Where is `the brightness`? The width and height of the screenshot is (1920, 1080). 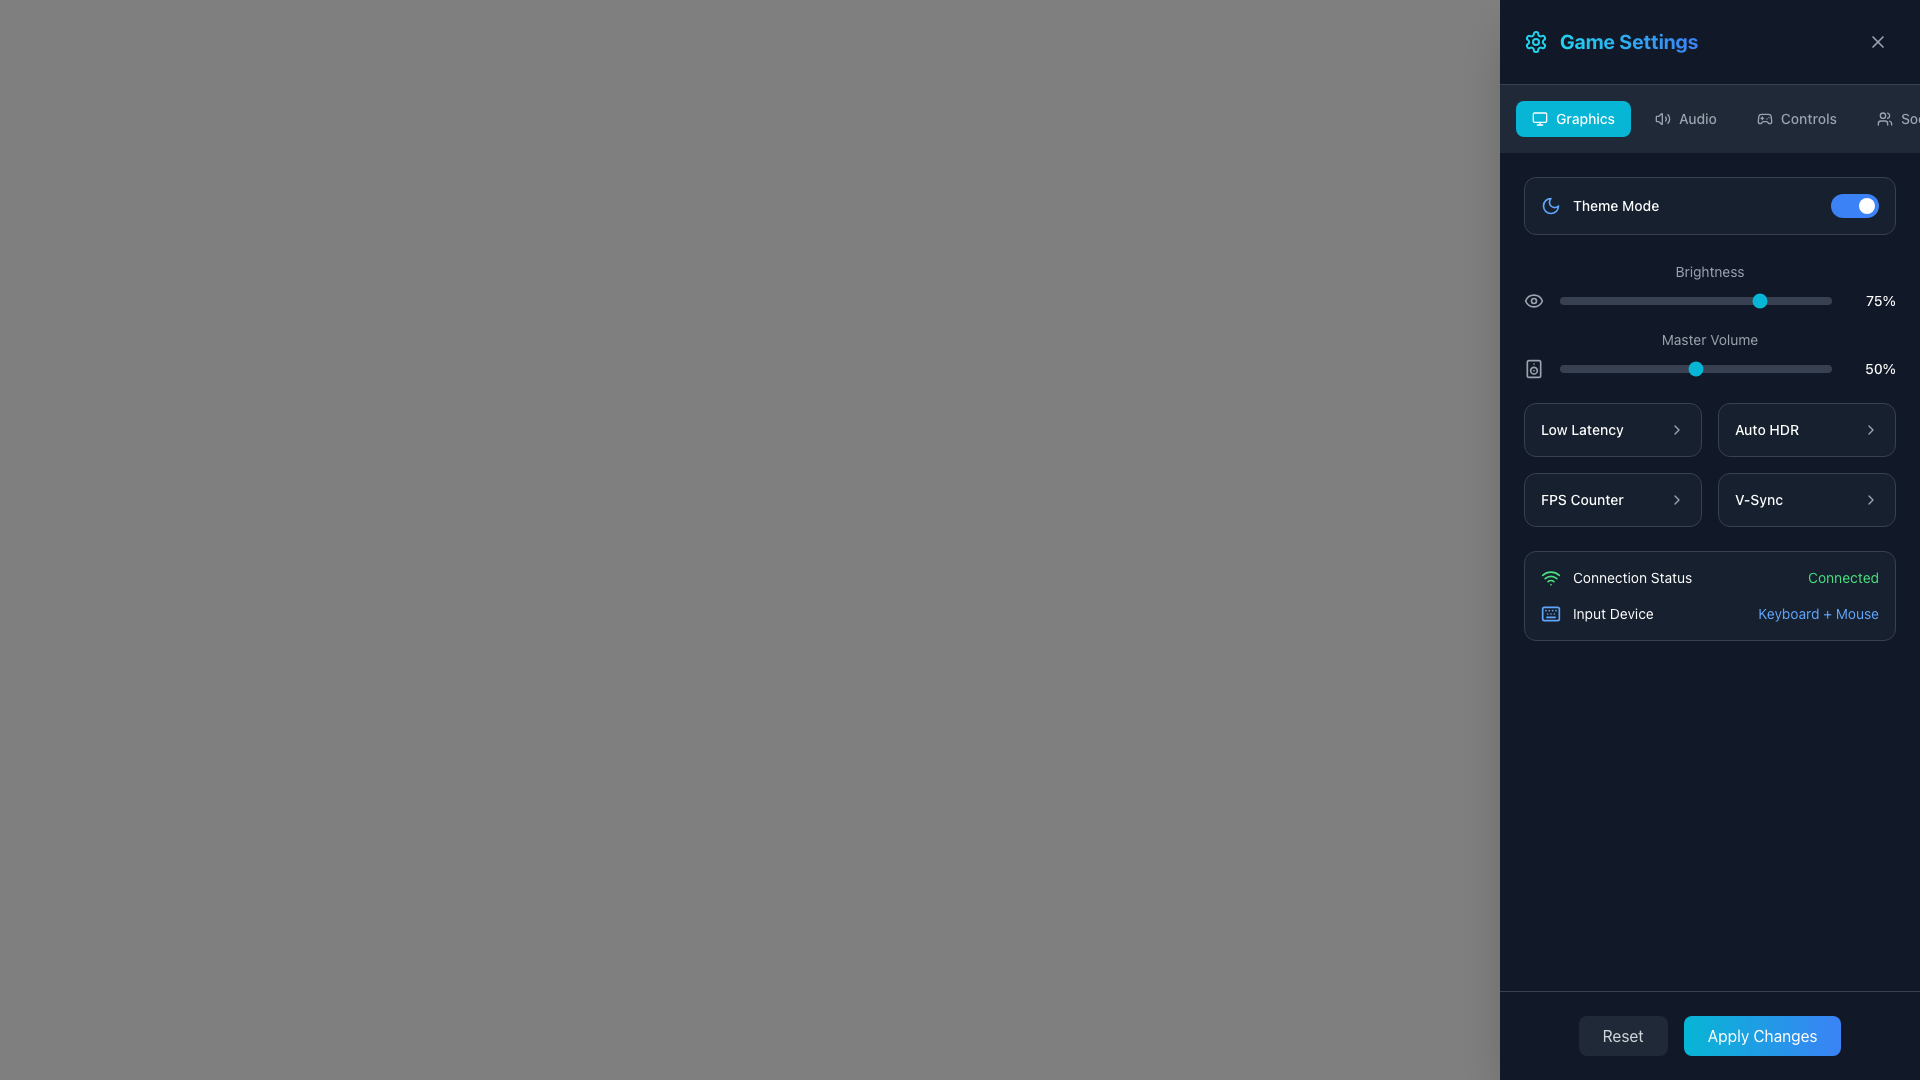 the brightness is located at coordinates (1815, 300).